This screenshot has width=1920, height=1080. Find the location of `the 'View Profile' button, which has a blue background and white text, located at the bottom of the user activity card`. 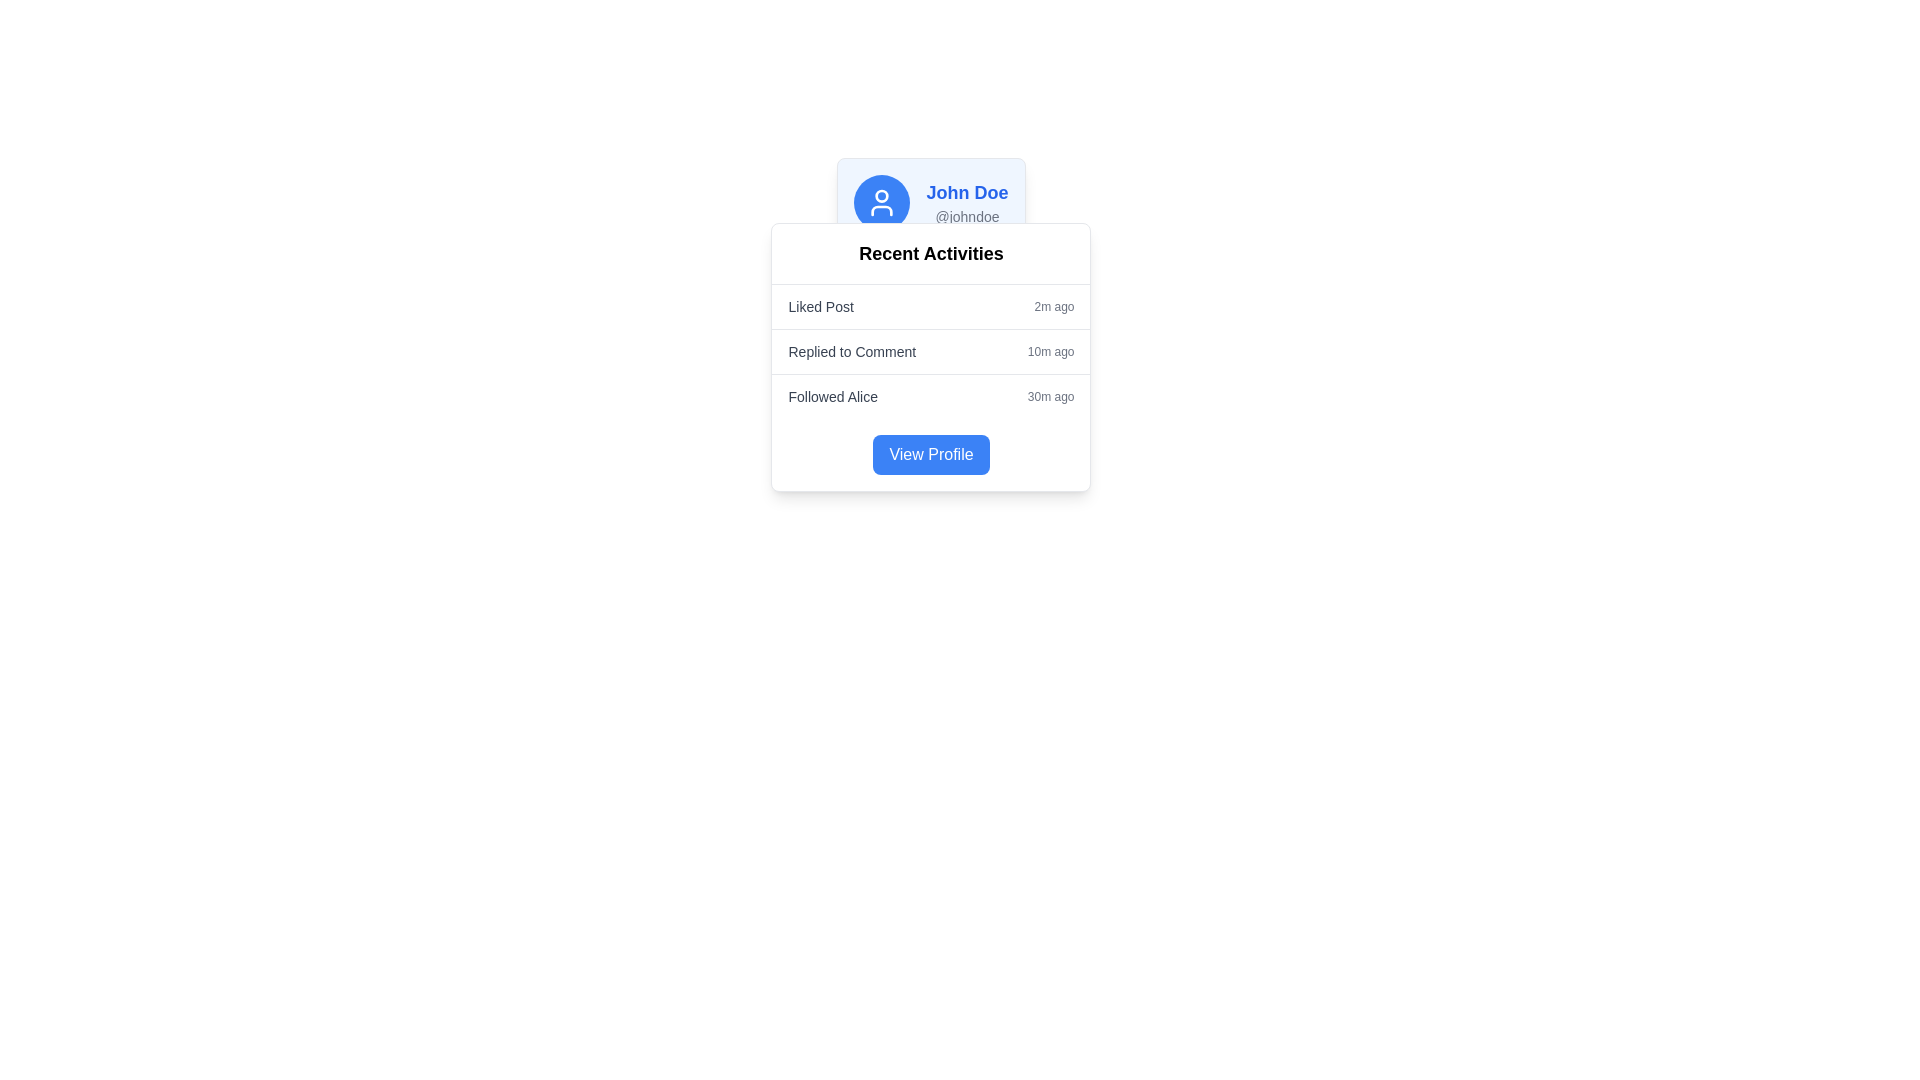

the 'View Profile' button, which has a blue background and white text, located at the bottom of the user activity card is located at coordinates (930, 455).